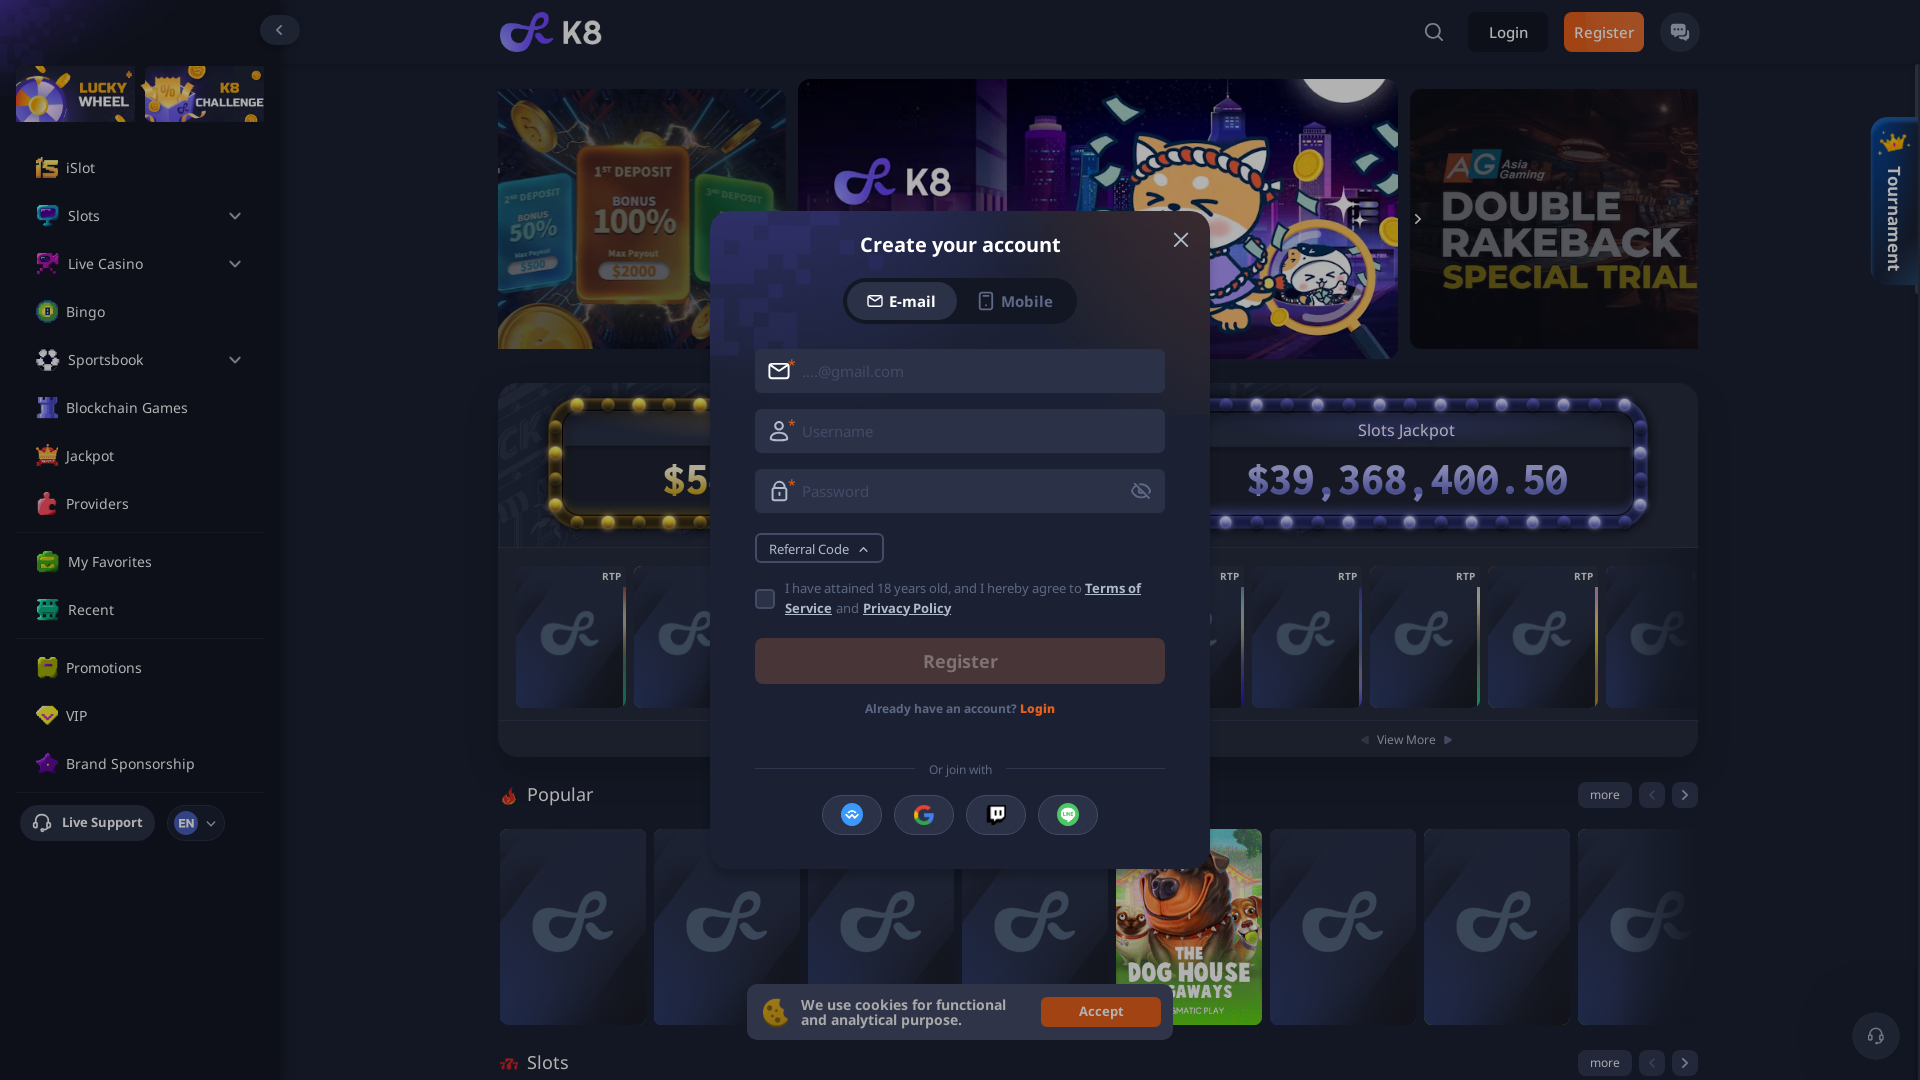  Describe the element at coordinates (1189, 926) in the screenshot. I see `'The Dog House Megaways'` at that location.